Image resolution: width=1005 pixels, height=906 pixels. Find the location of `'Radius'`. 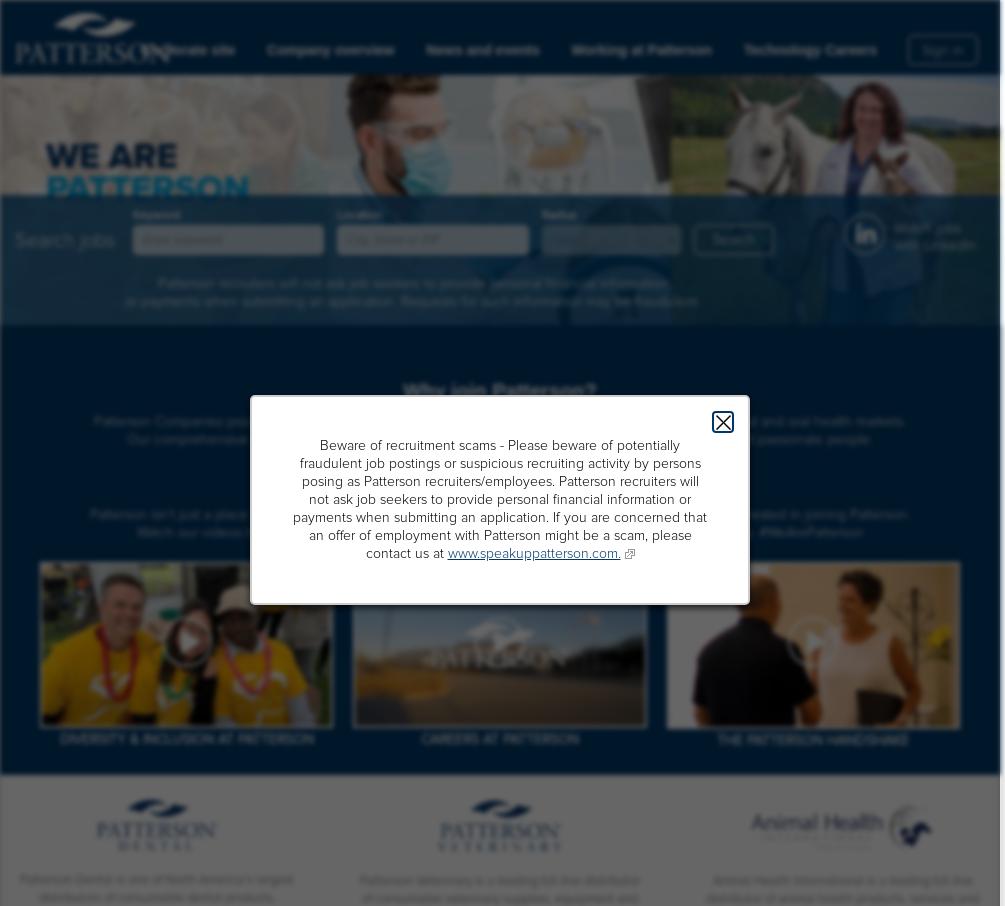

'Radius' is located at coordinates (539, 214).